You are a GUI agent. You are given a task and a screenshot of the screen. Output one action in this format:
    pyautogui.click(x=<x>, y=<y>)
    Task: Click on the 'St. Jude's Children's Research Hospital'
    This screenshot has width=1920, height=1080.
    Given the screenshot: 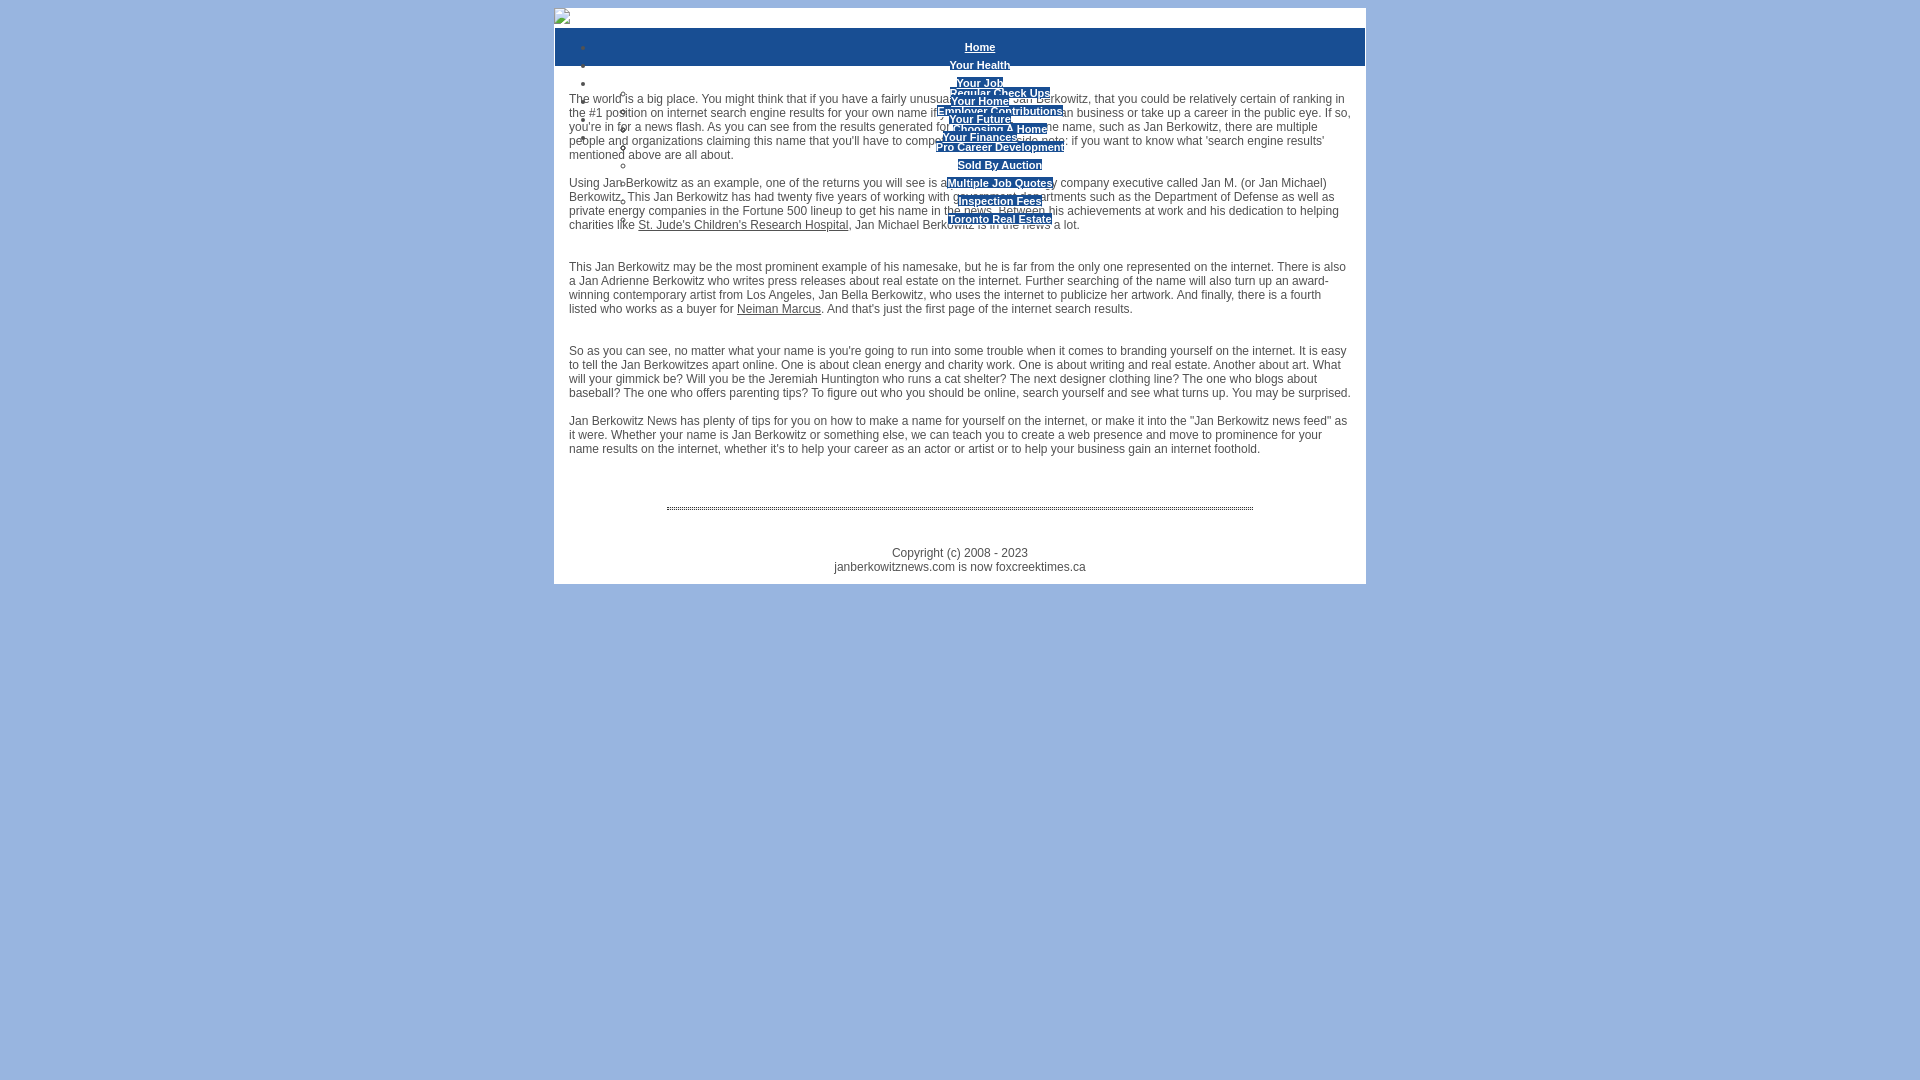 What is the action you would take?
    pyautogui.click(x=742, y=224)
    